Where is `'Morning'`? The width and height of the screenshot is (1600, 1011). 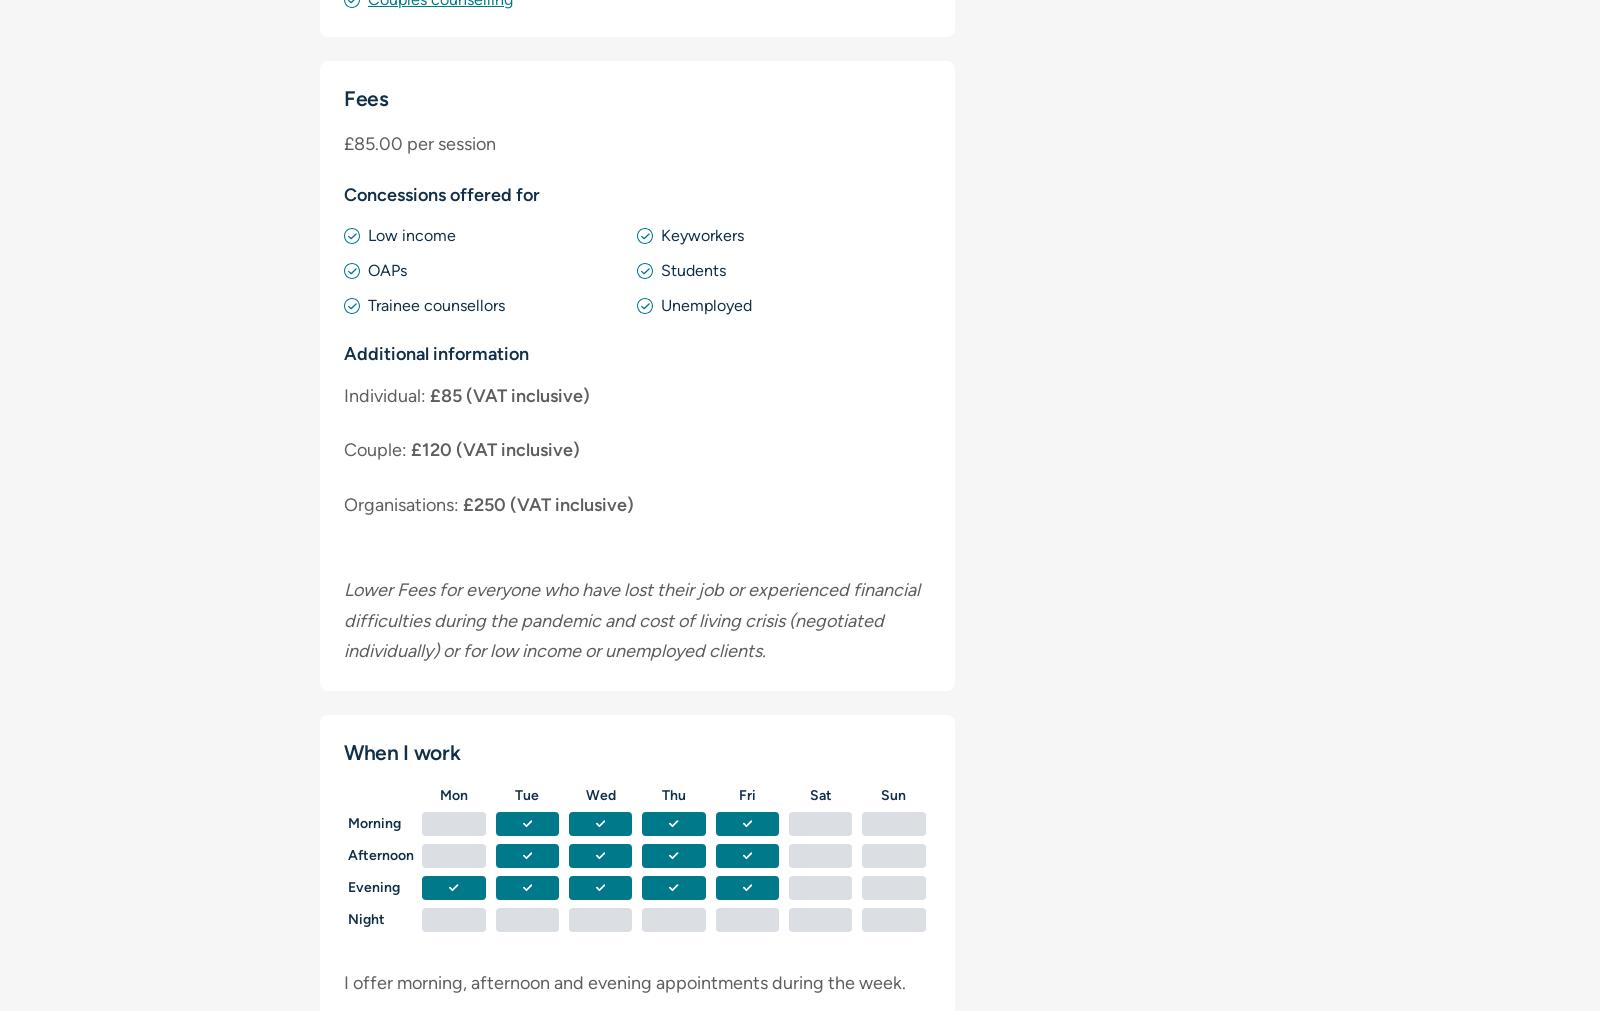
'Morning' is located at coordinates (374, 822).